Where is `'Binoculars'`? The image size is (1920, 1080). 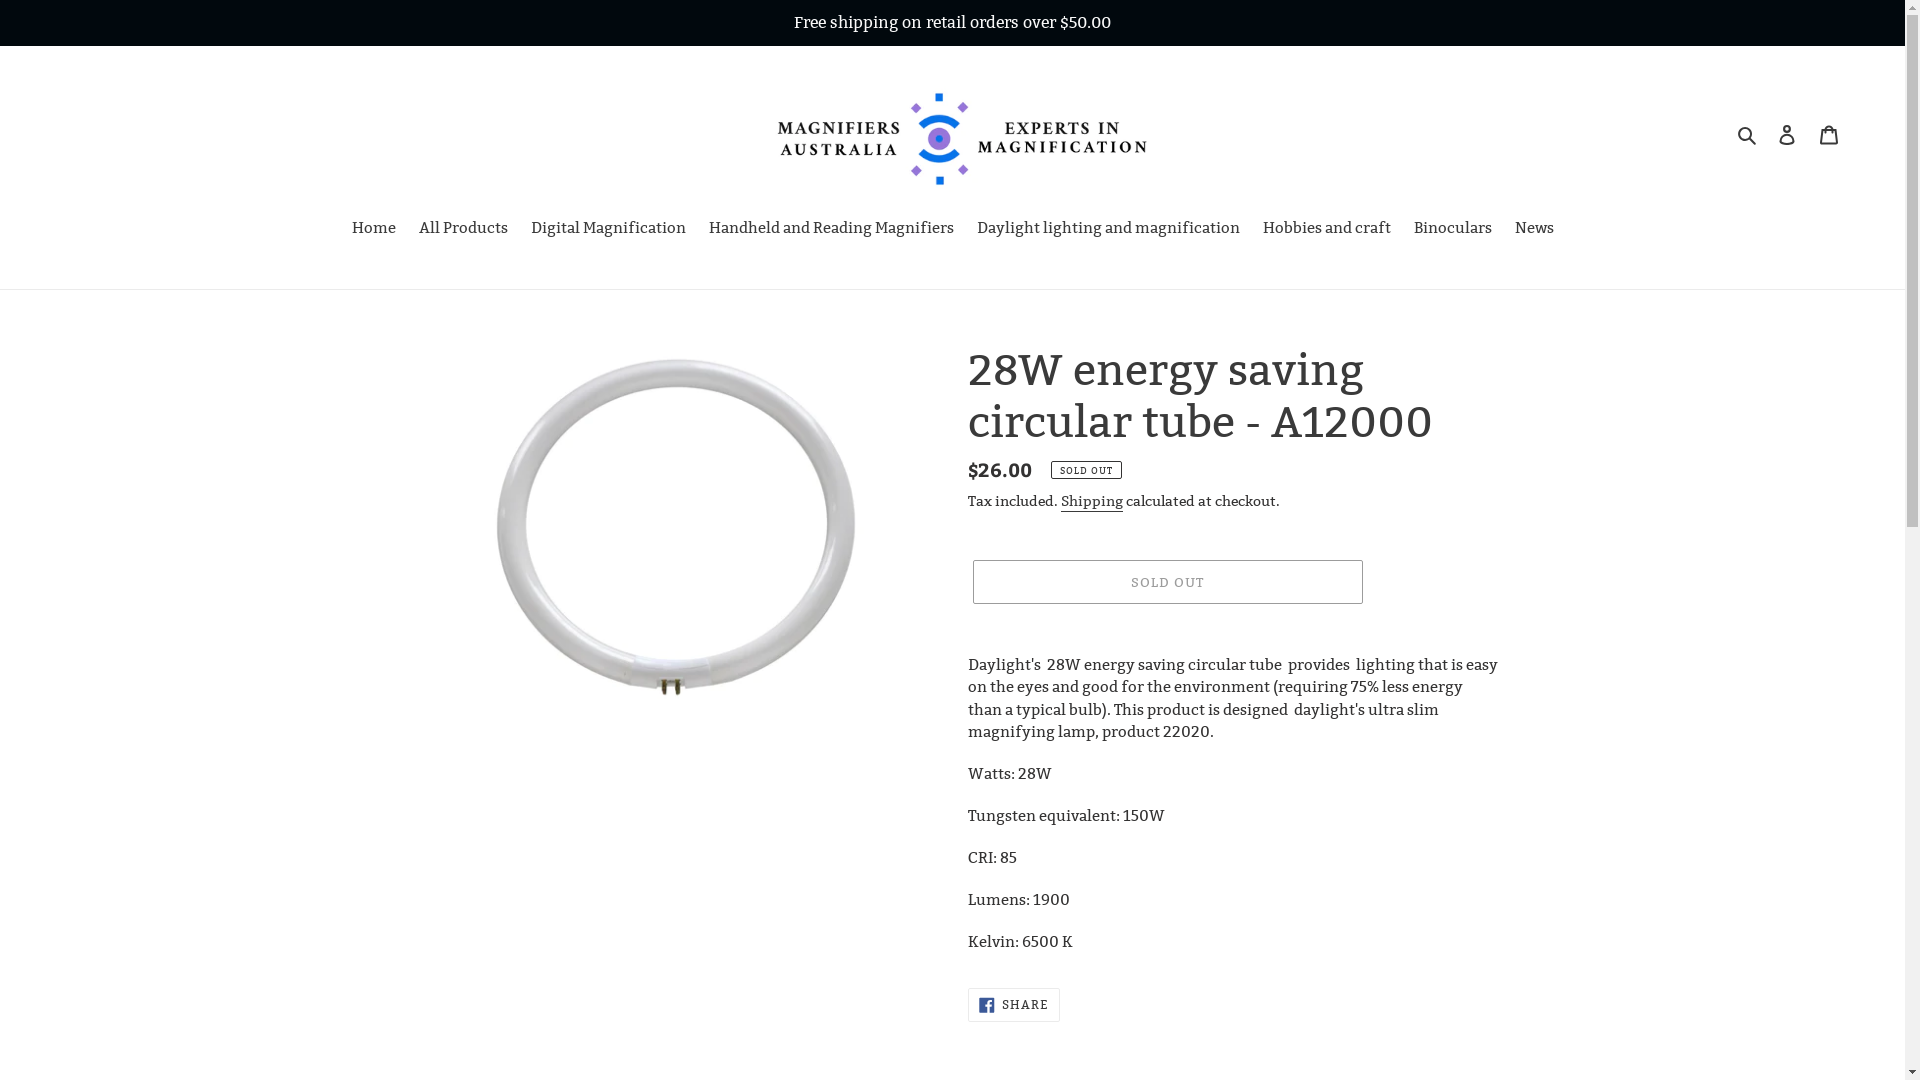
'Binoculars' is located at coordinates (1453, 229).